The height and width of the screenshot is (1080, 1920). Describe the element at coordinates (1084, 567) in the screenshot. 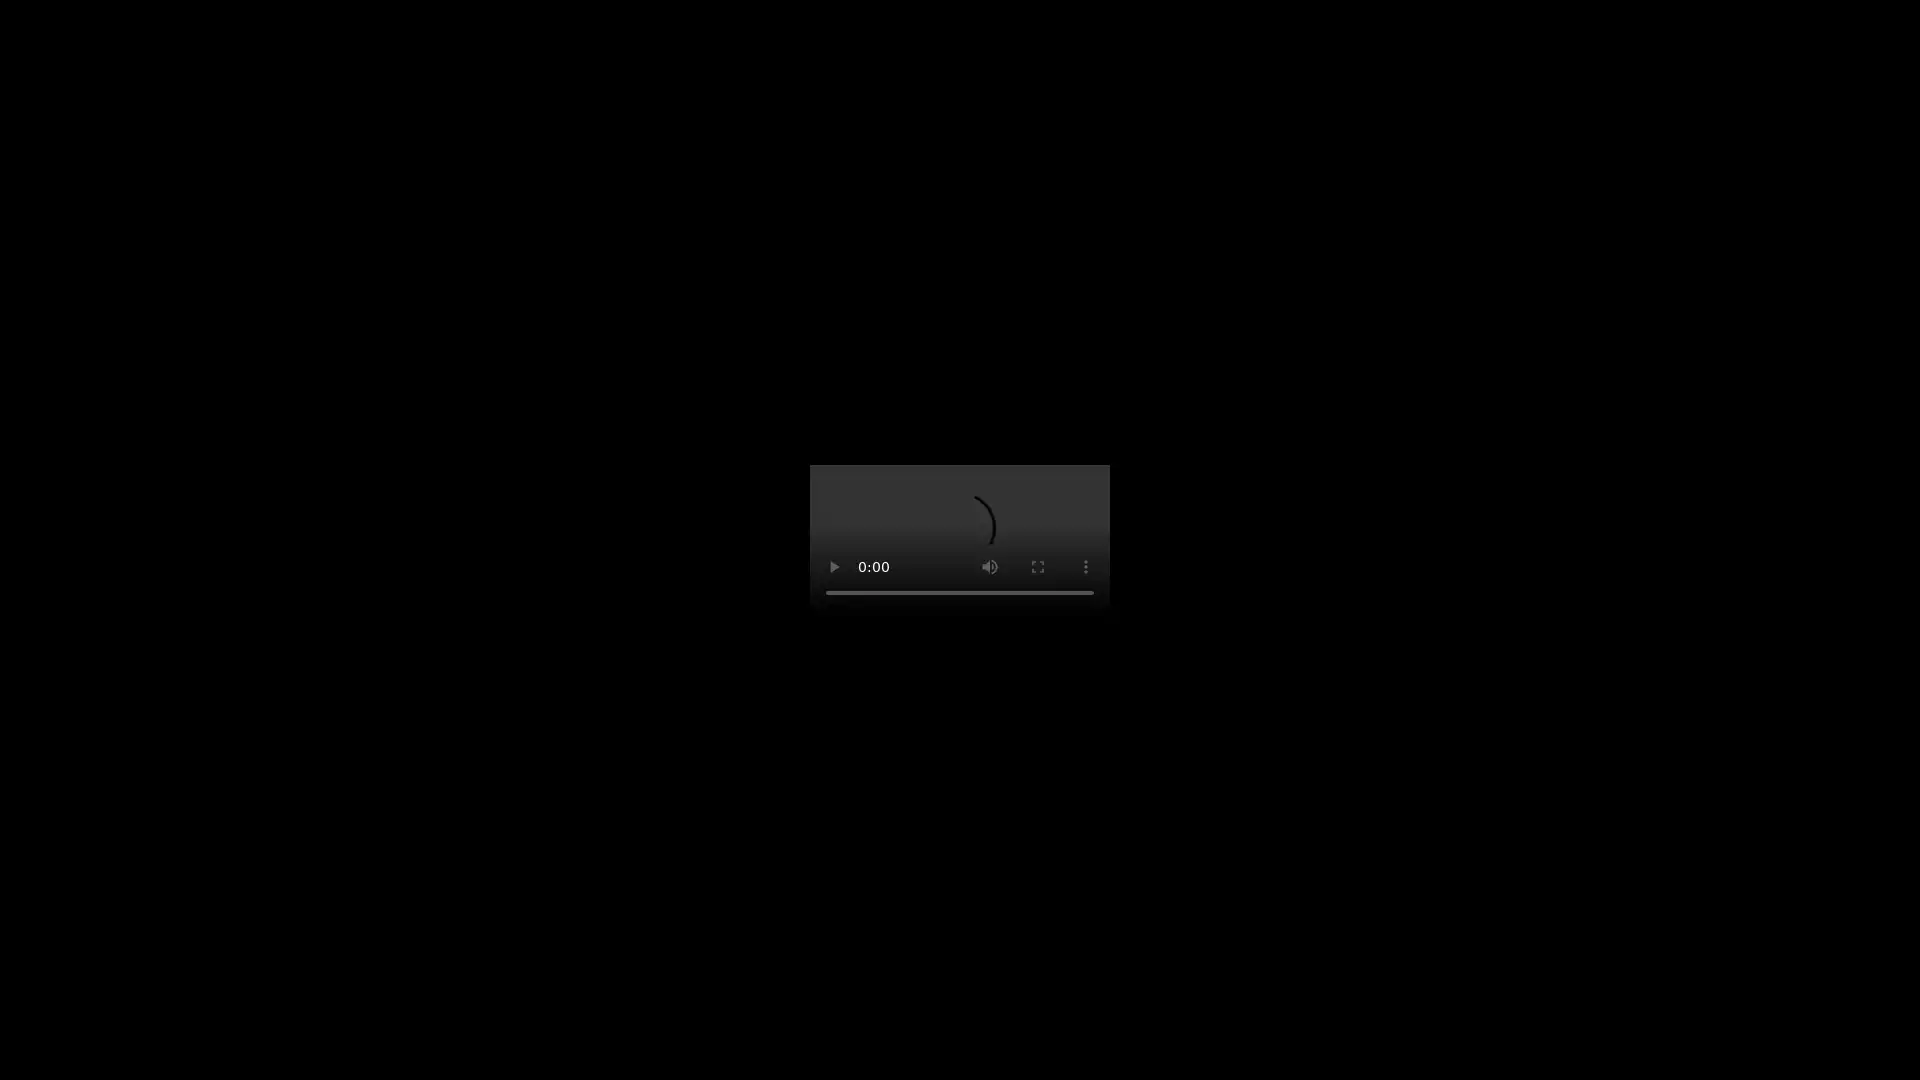

I see `show more media controls` at that location.